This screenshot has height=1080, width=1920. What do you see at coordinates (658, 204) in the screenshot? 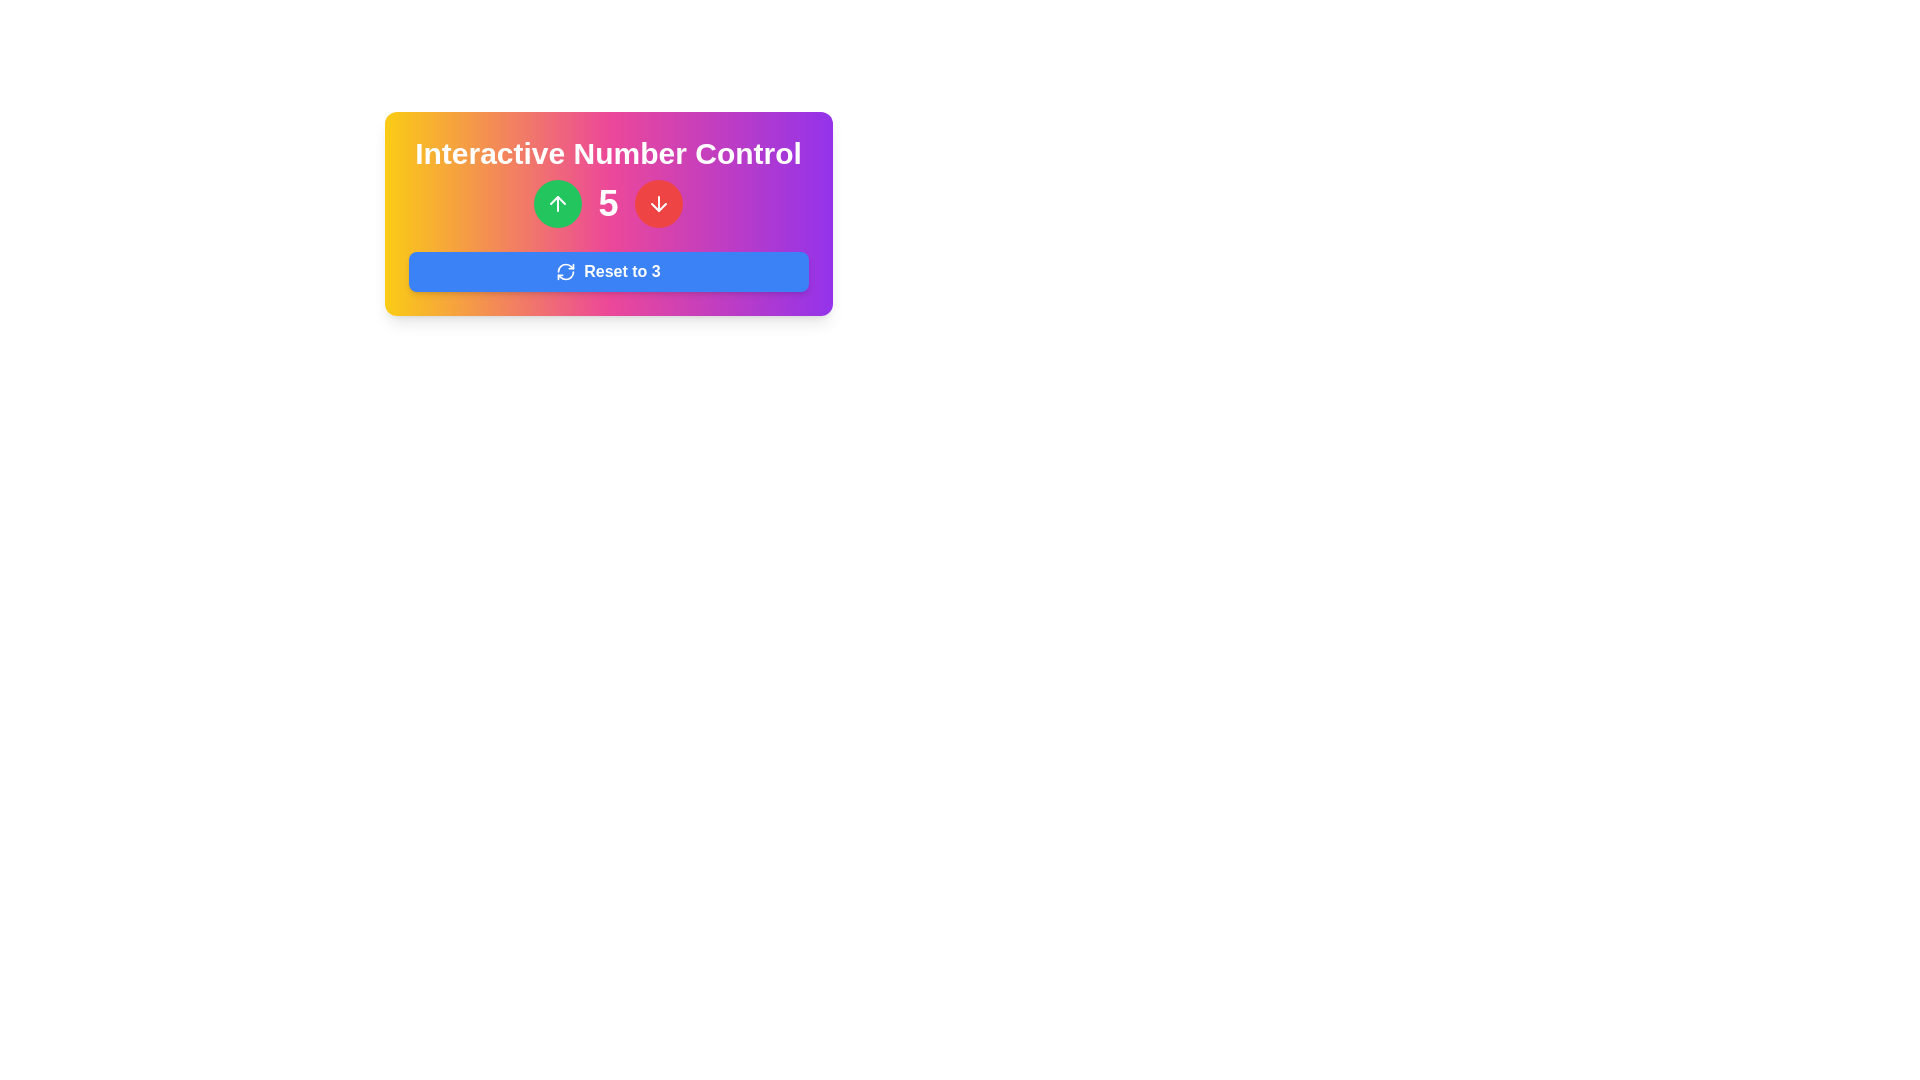
I see `the clickable interactive icon (decrement button) located to the right of the number display in the 'Interactive Number Control' panel` at bounding box center [658, 204].